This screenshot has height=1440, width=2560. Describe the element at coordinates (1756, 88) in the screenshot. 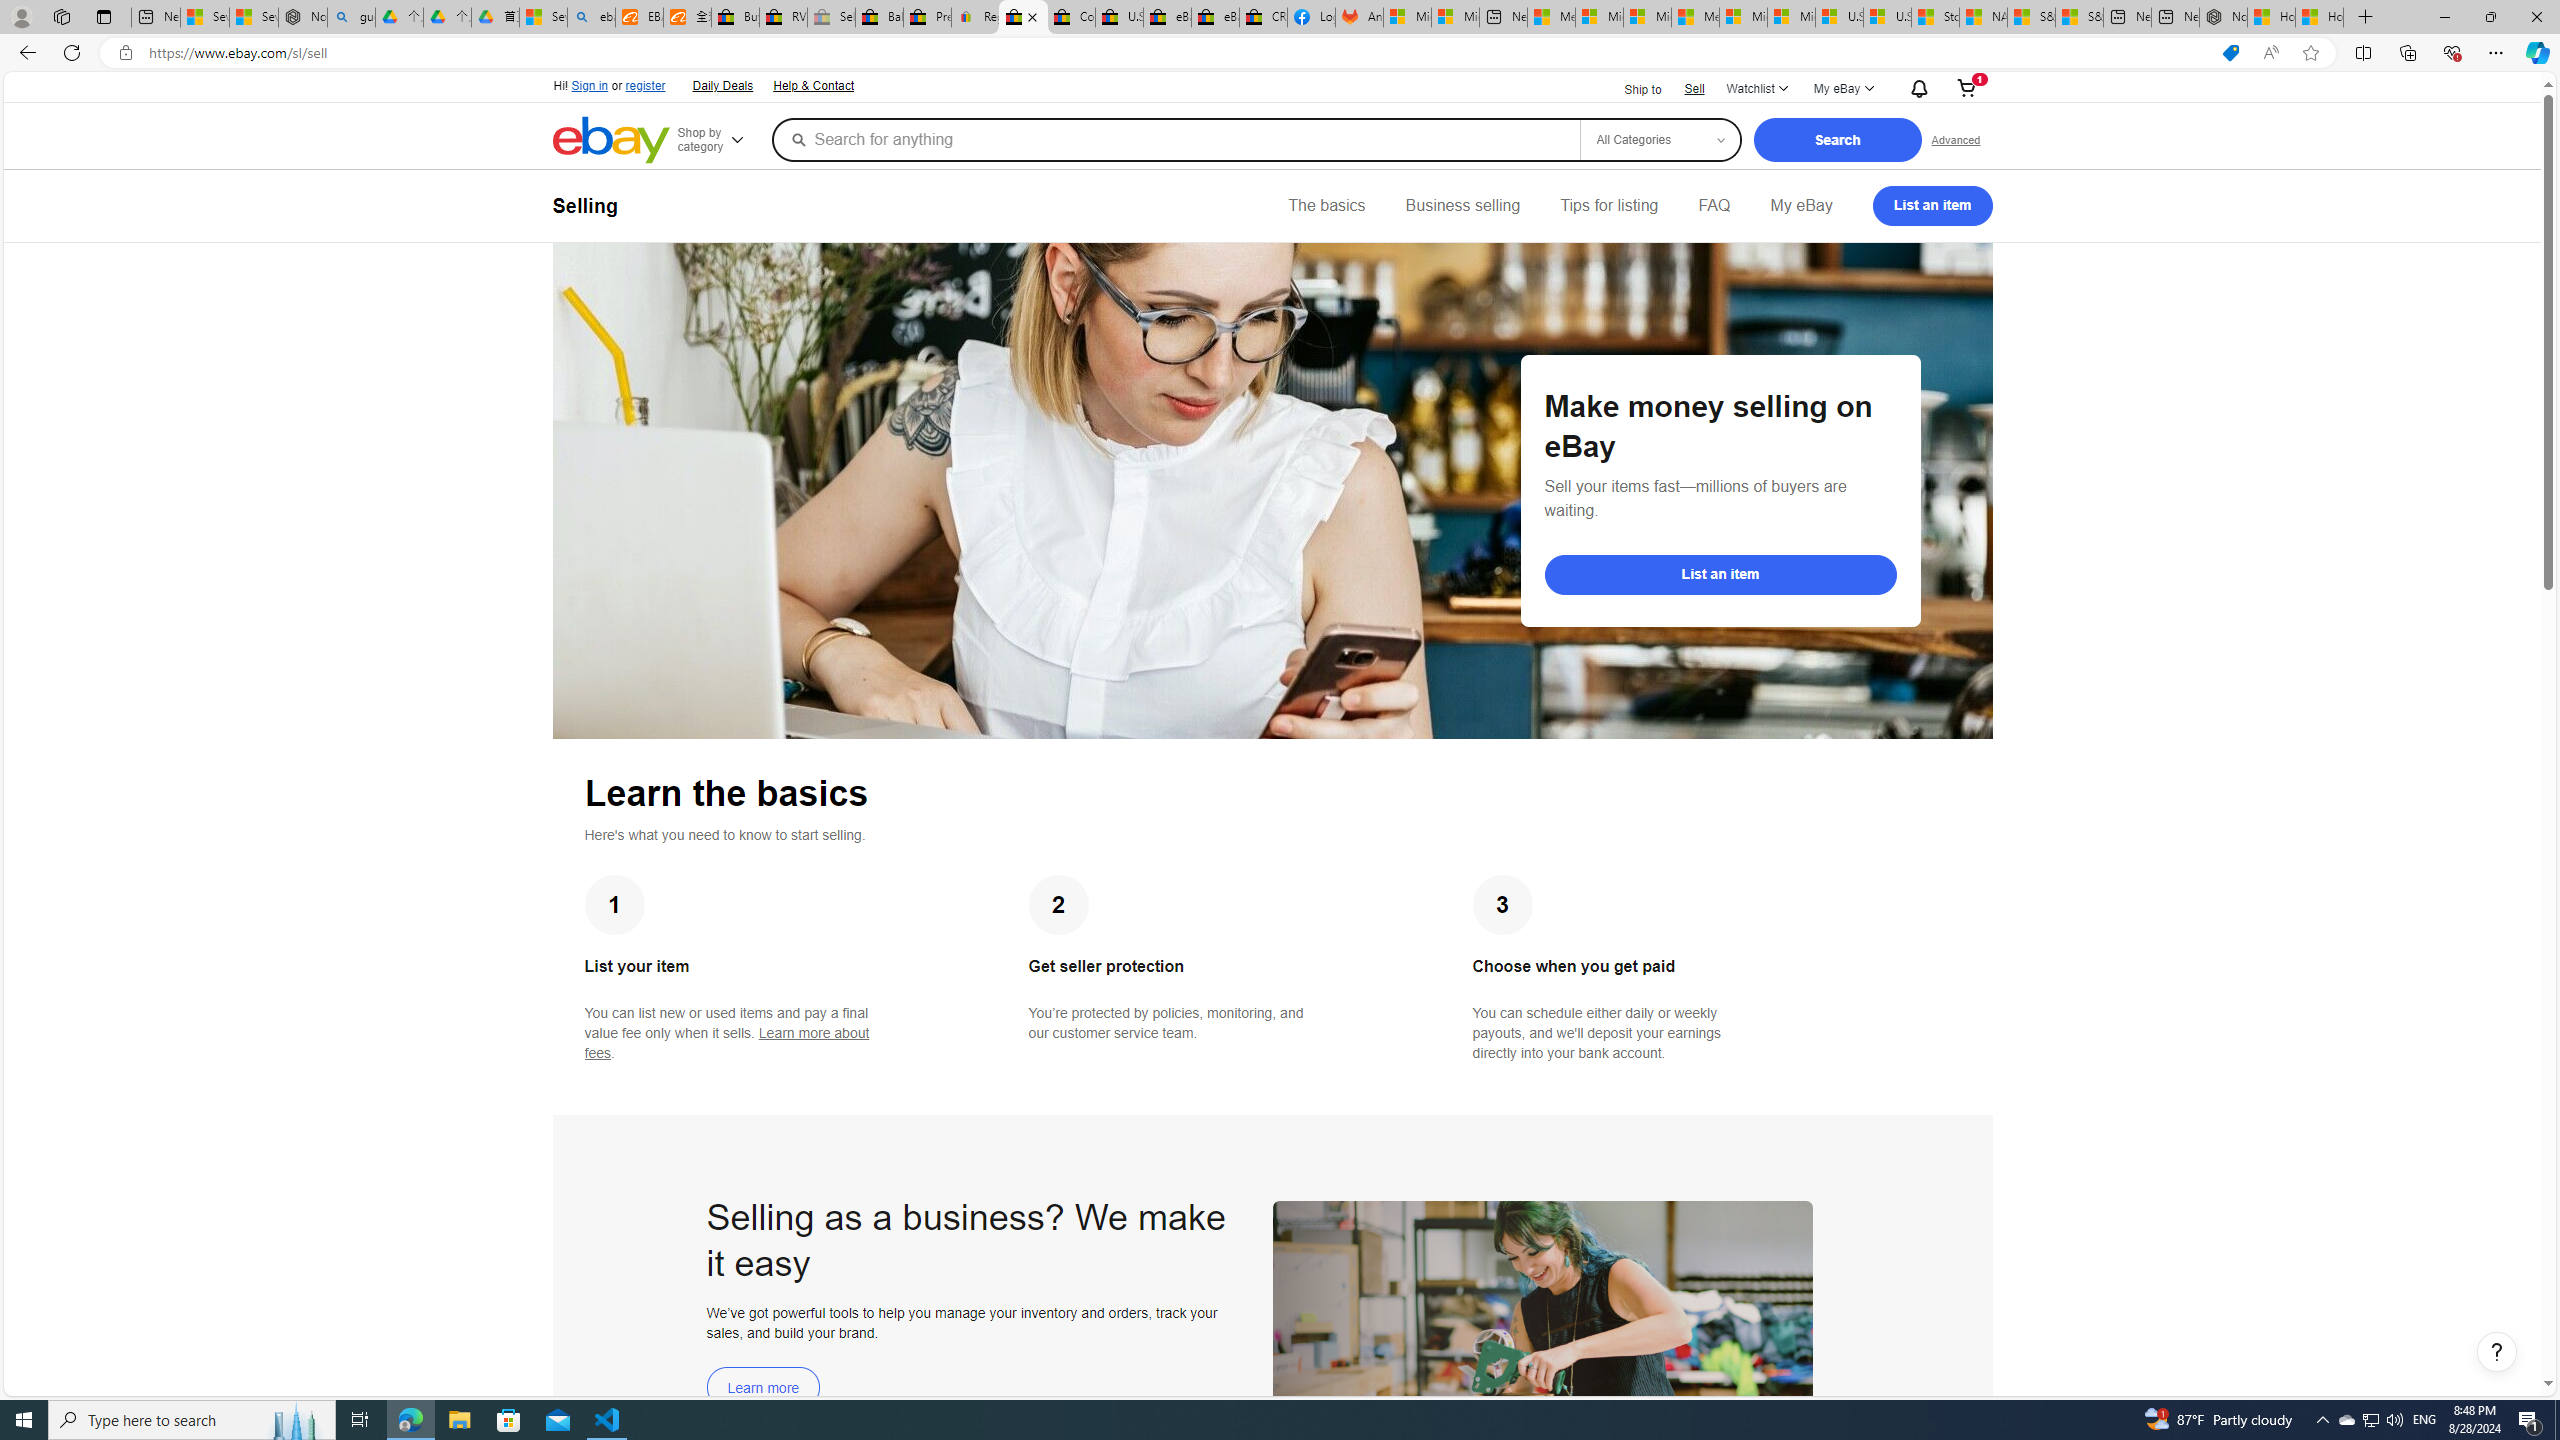

I see `'Watchlist'` at that location.